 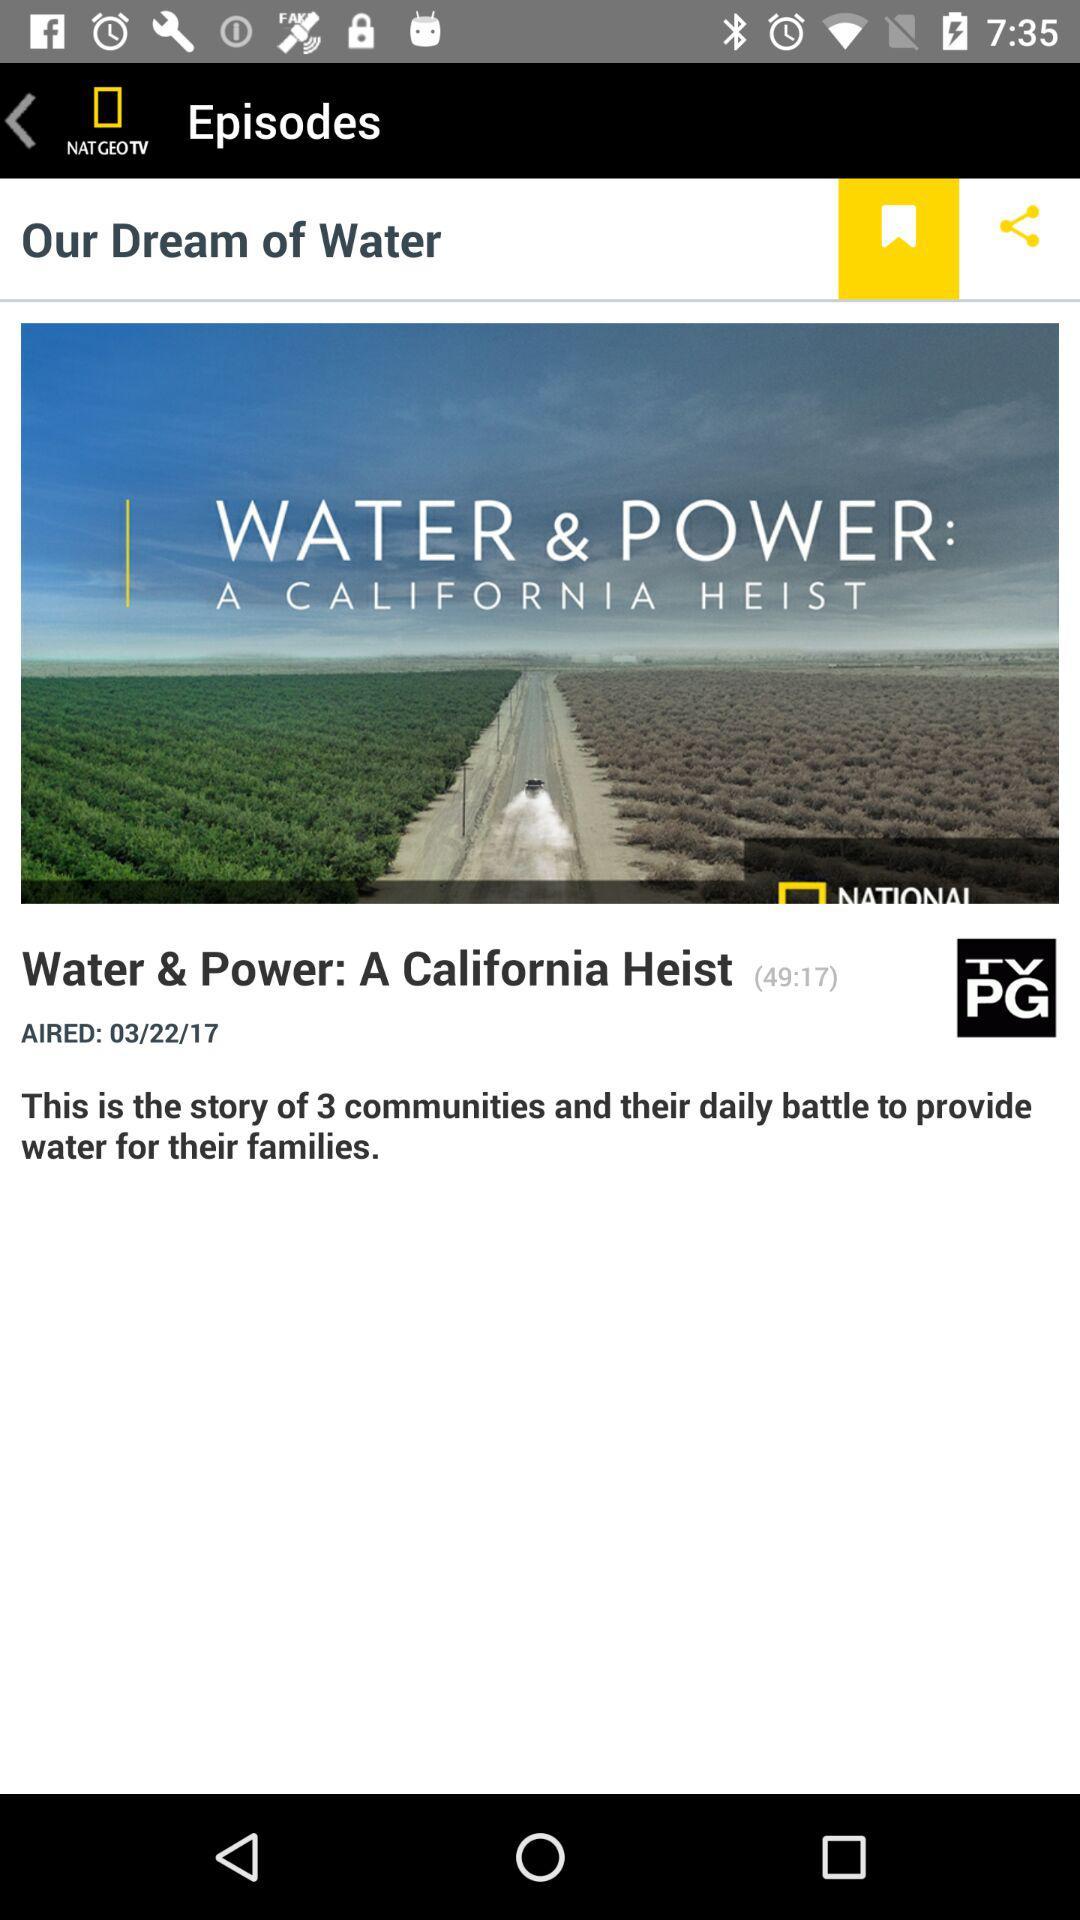 I want to click on share page, so click(x=1019, y=238).